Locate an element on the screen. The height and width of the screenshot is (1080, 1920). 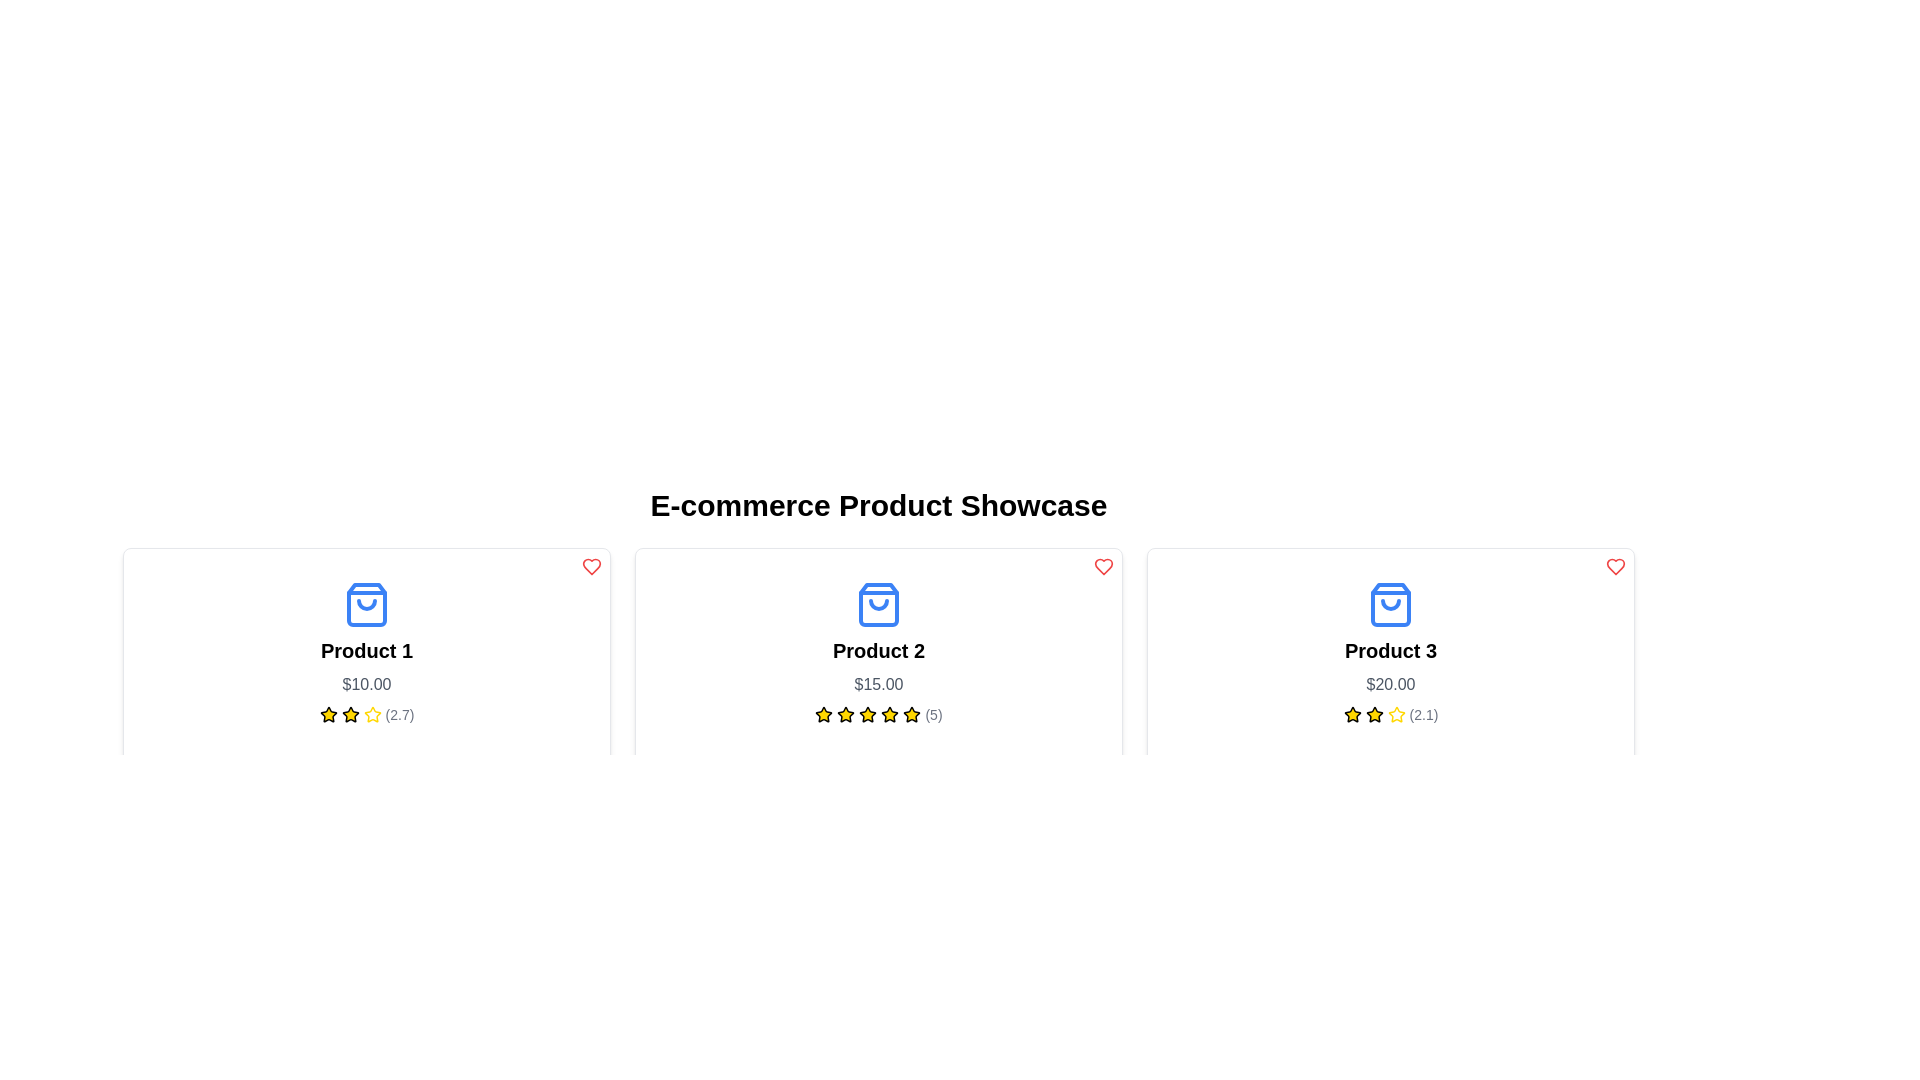
the rating display component below the price label '$20.00' for 'Product 3' is located at coordinates (1390, 713).